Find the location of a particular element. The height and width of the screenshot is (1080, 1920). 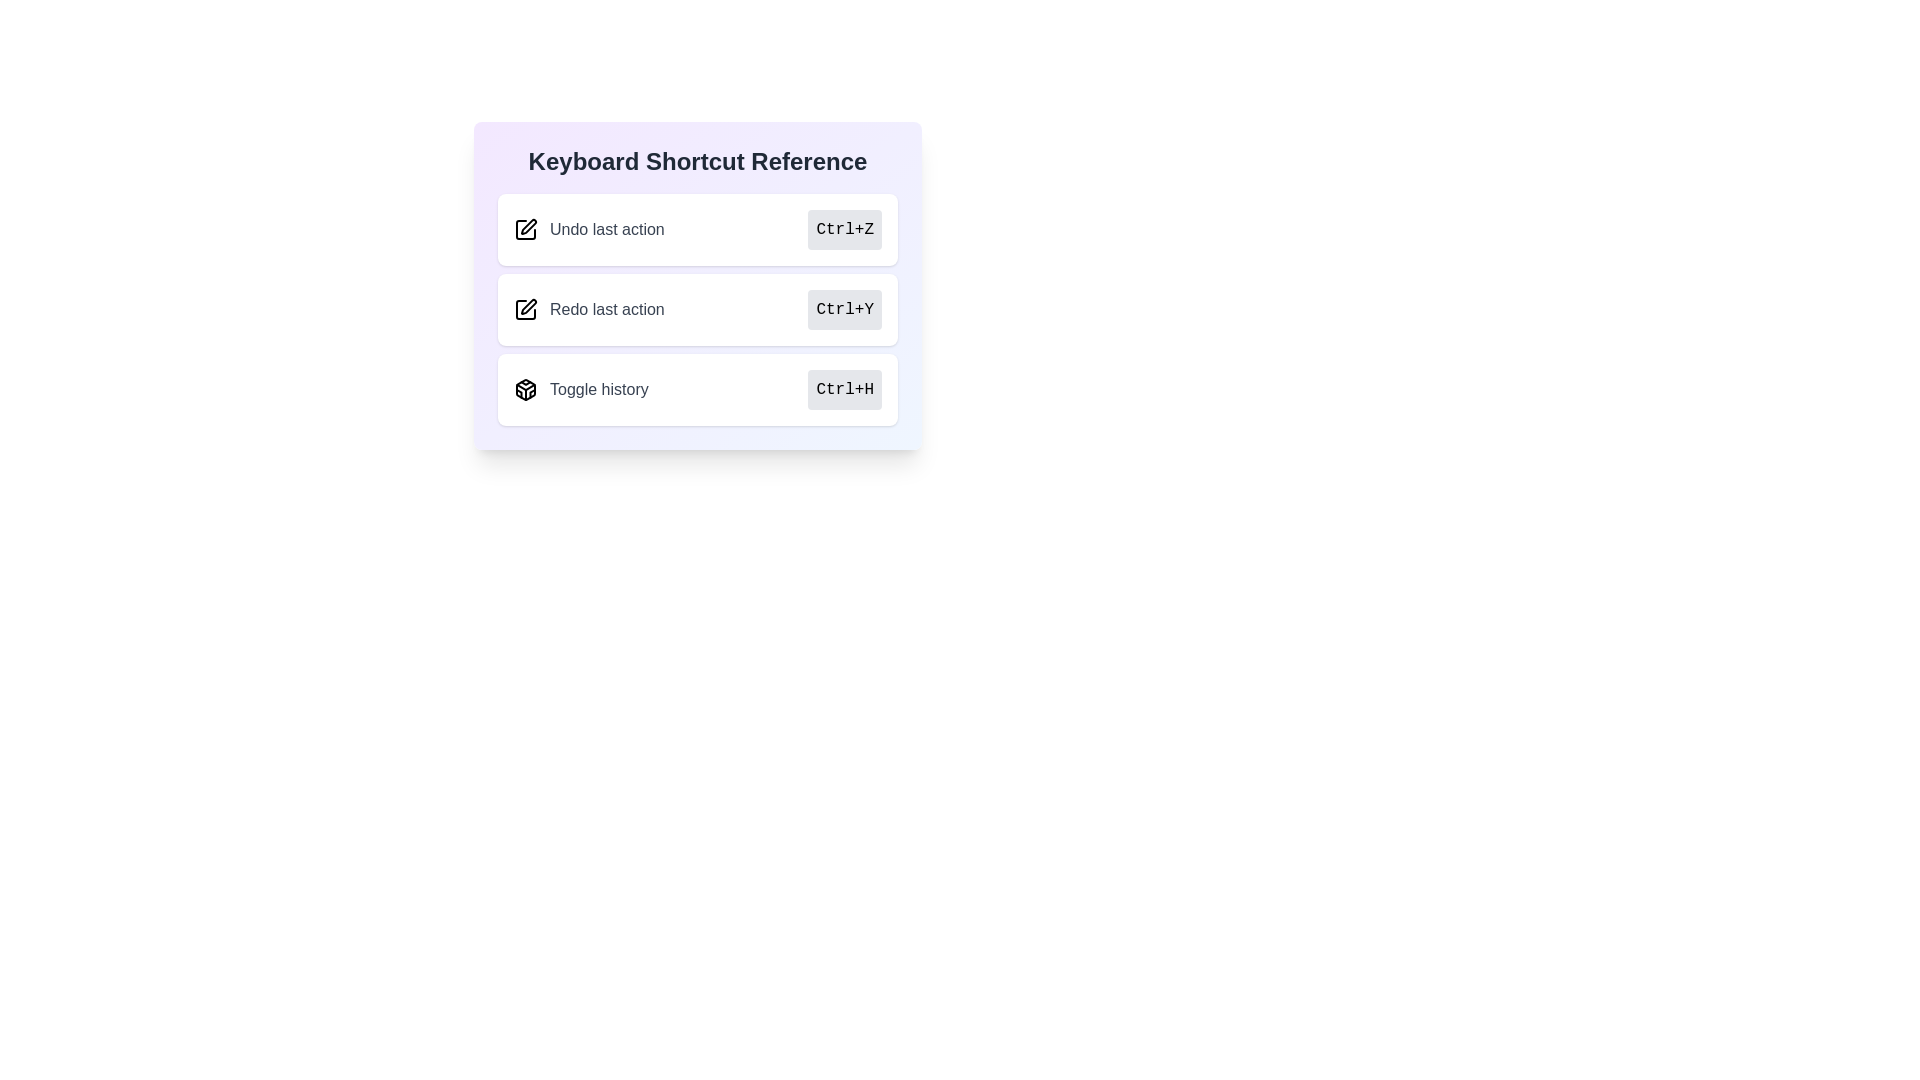

the third option in the 'Keyboard Shortcut Reference' section is located at coordinates (697, 389).